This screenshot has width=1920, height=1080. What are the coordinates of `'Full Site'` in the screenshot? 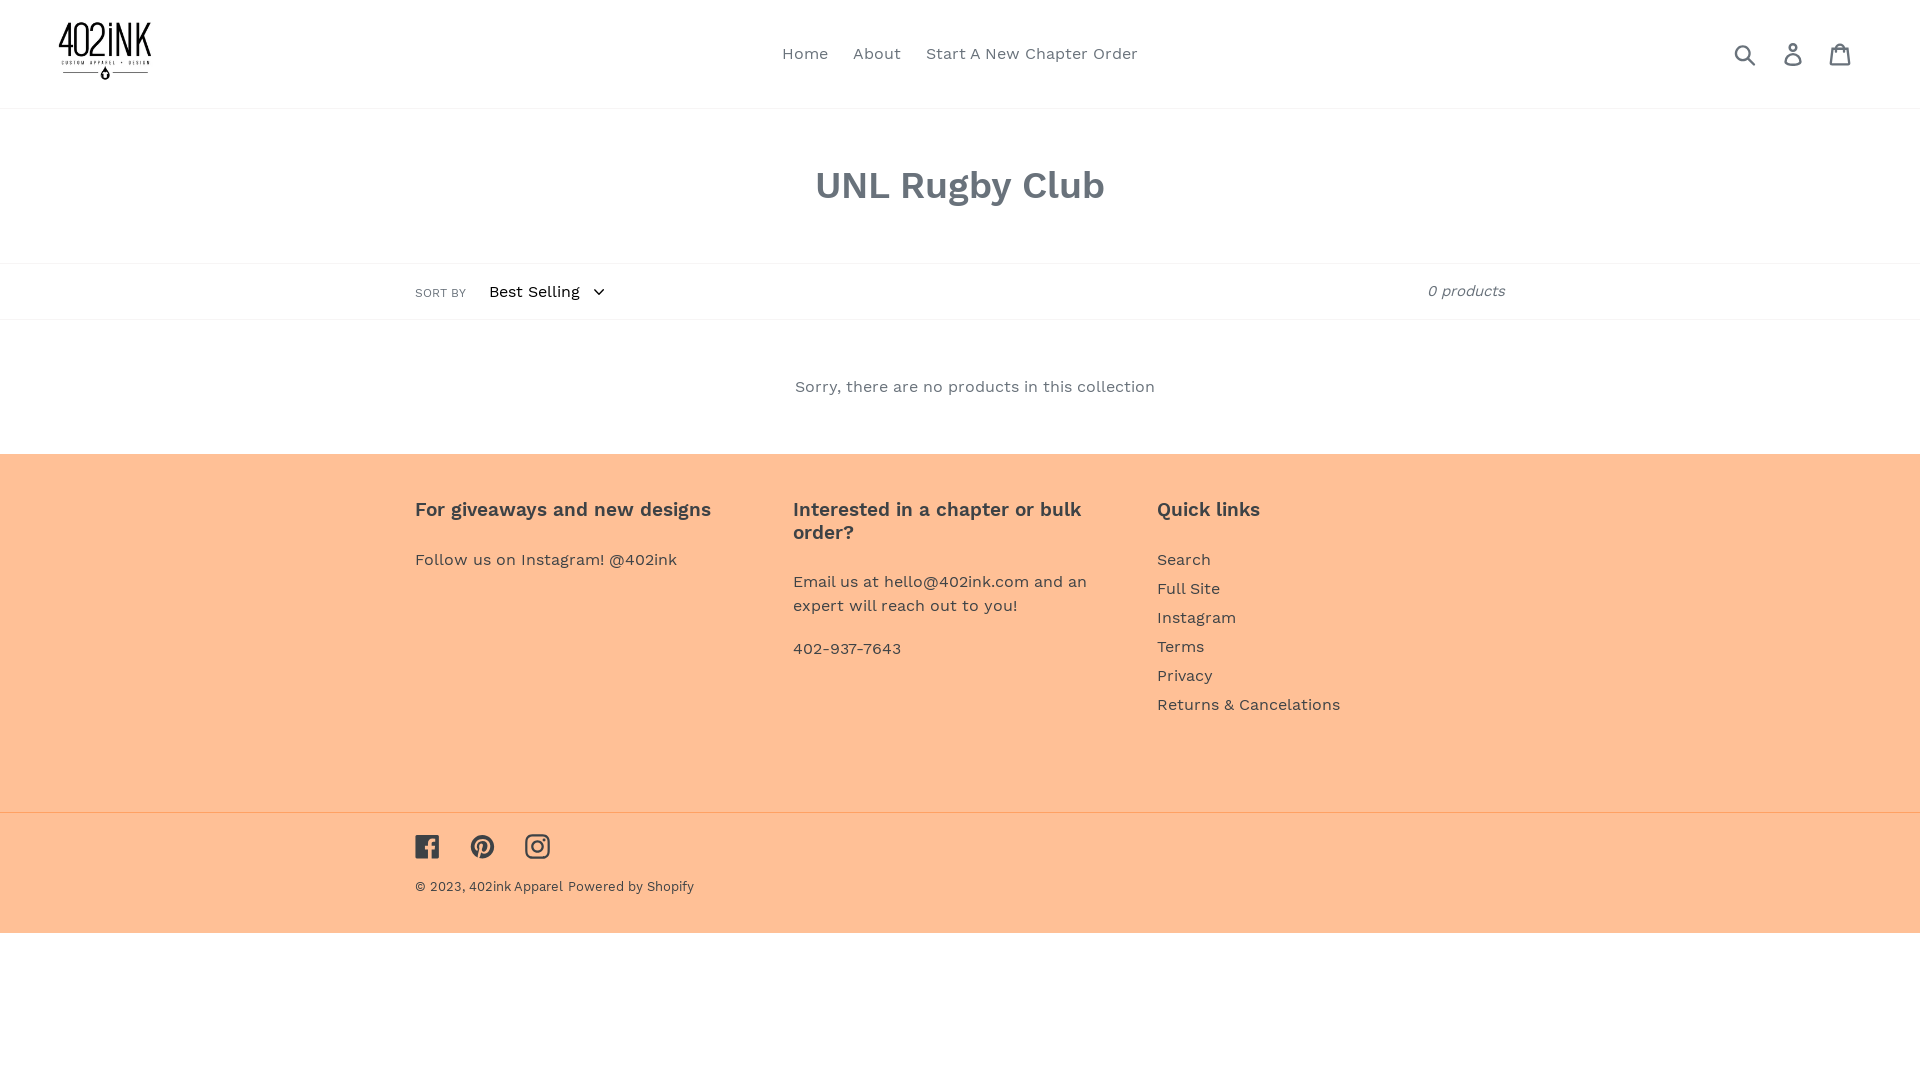 It's located at (1188, 587).